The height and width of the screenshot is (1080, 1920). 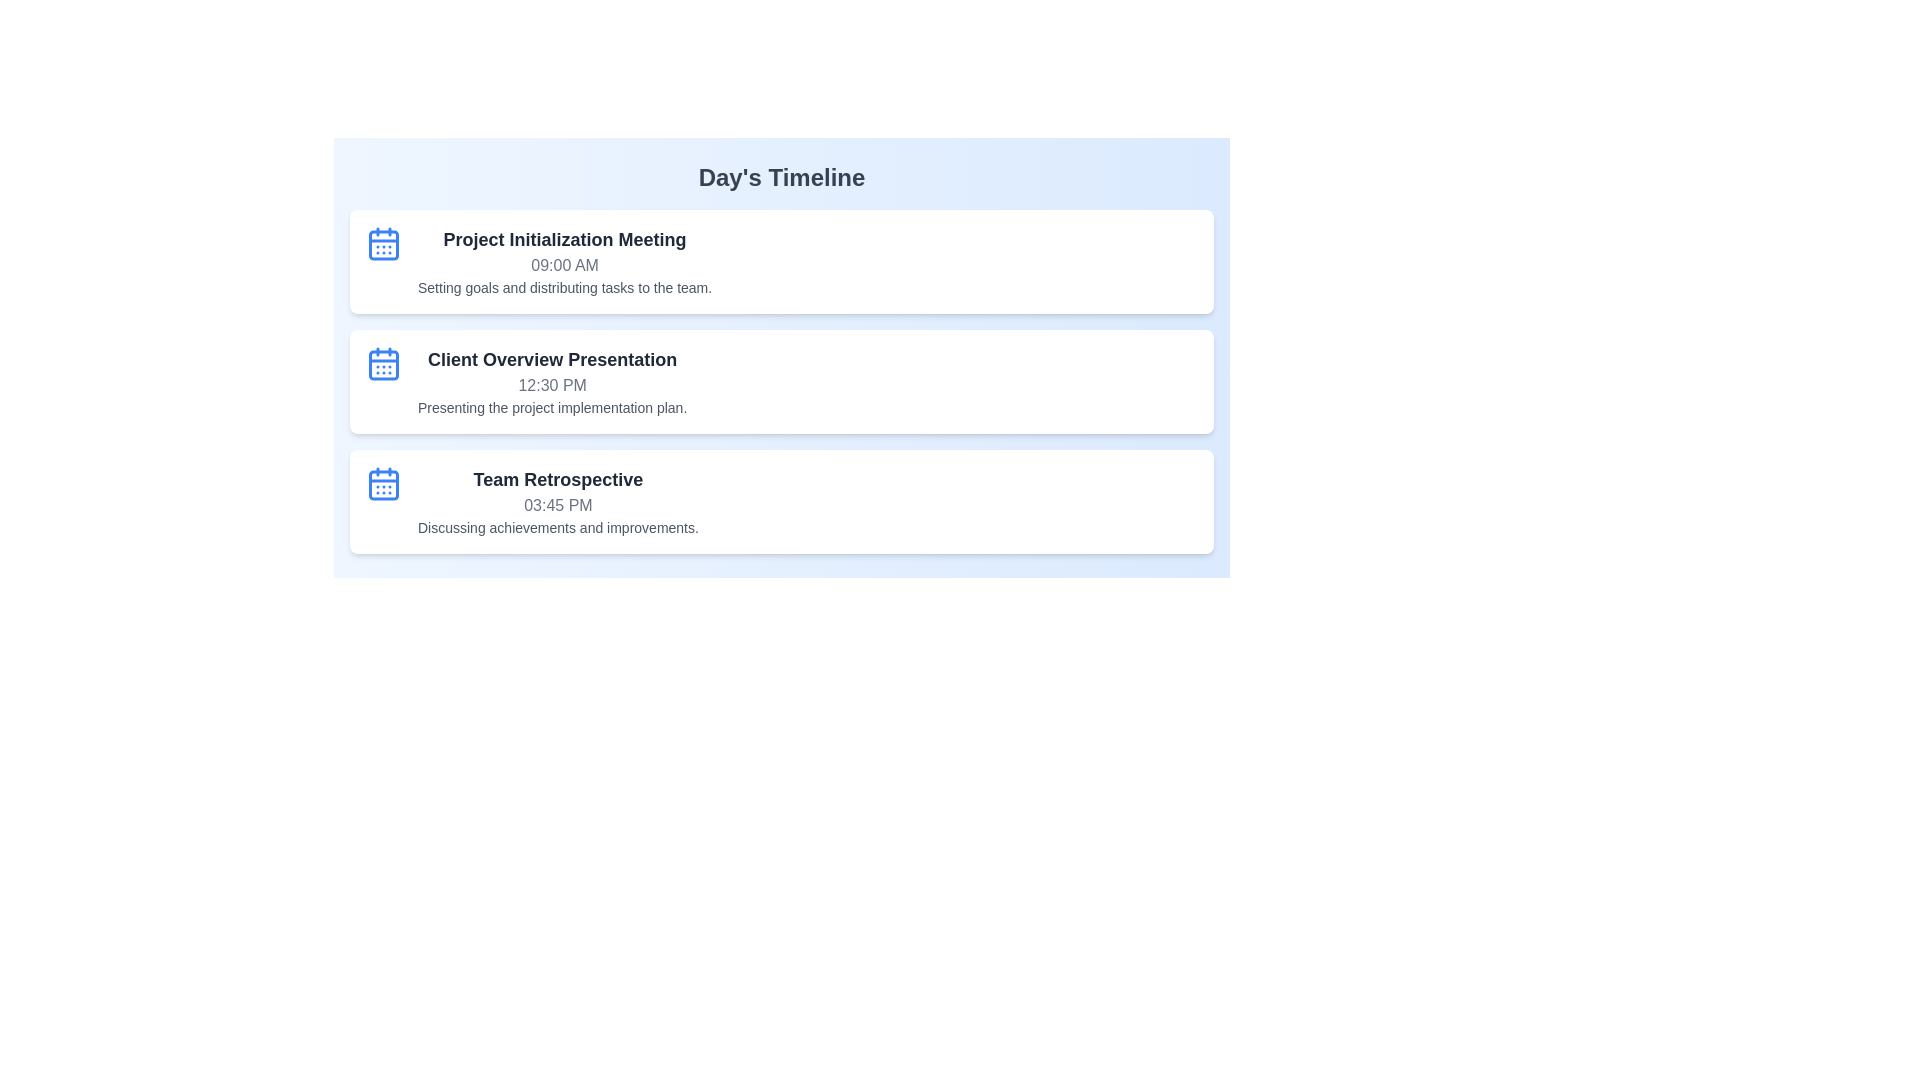 I want to click on the timeline card representing the event titled 'Team Retrospective', which is the third and last card in the list of events, so click(x=781, y=500).